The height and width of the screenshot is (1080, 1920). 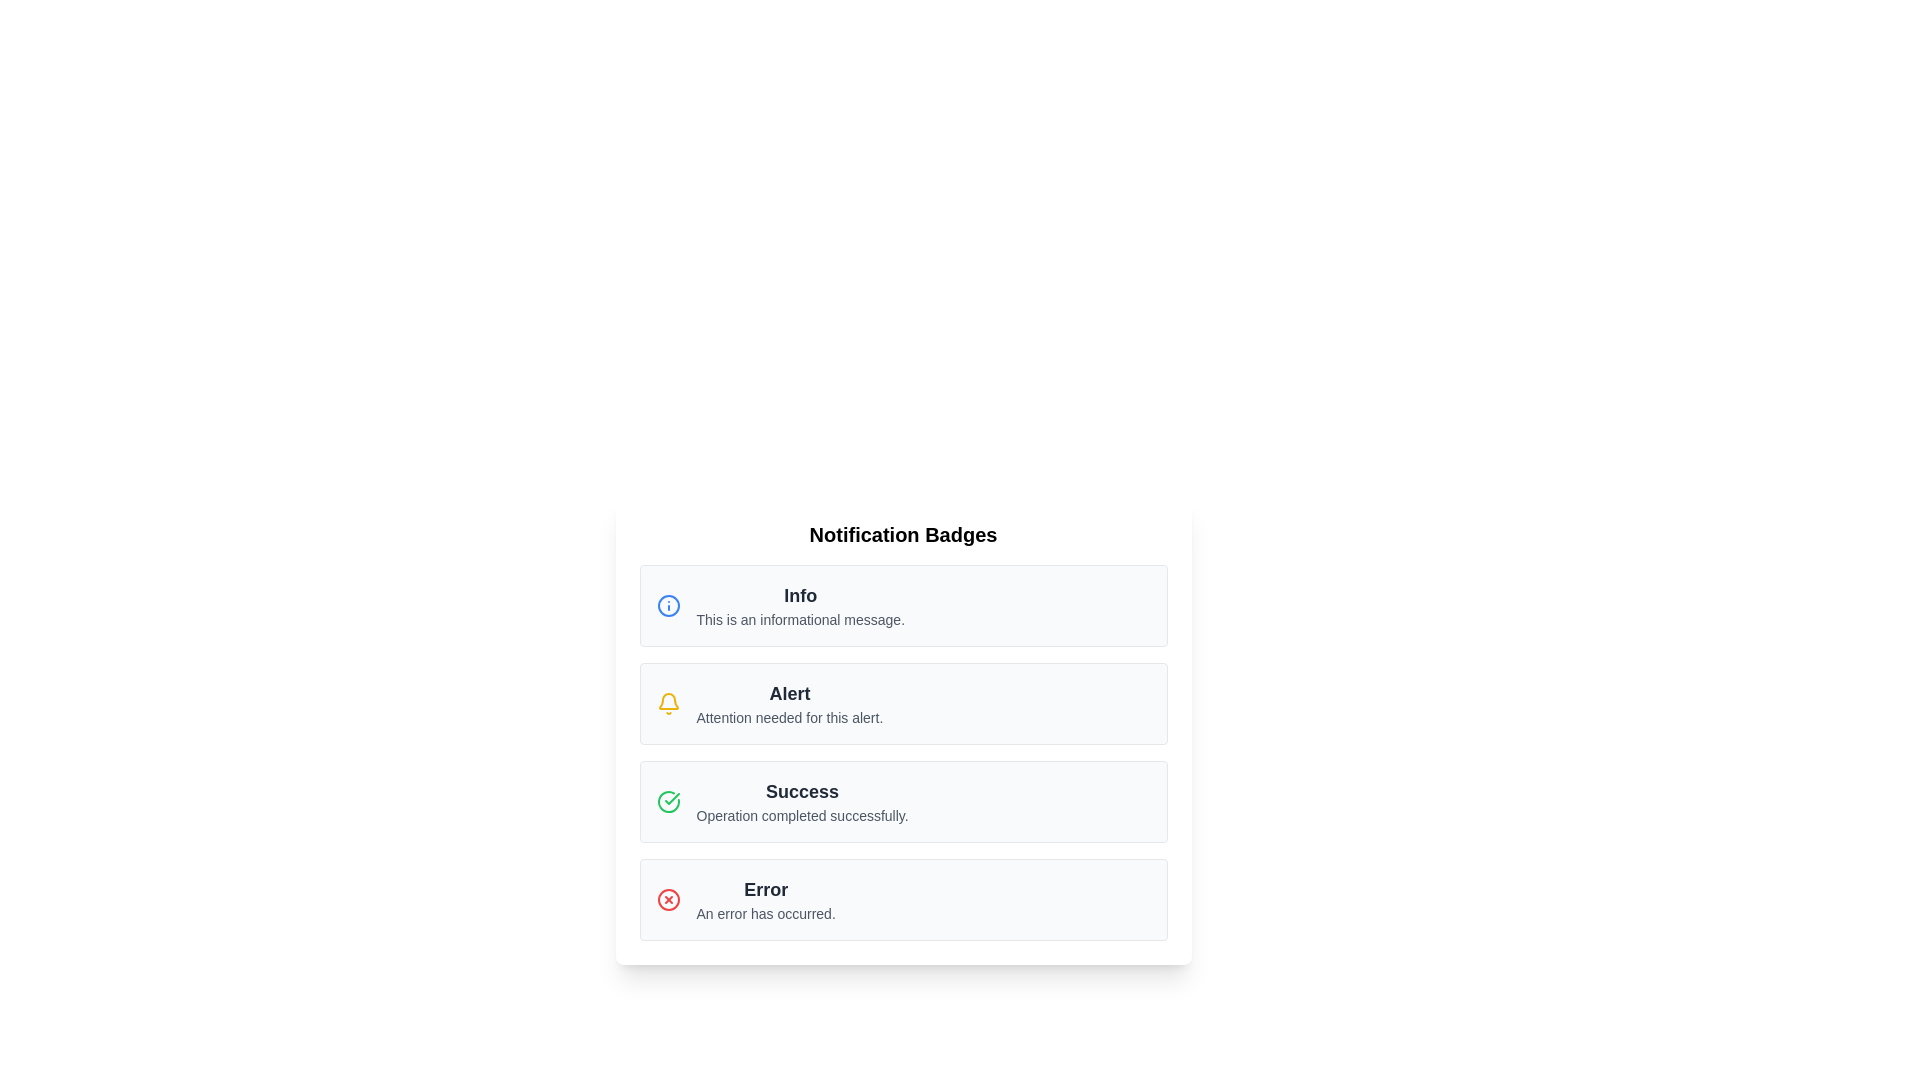 What do you see at coordinates (668, 703) in the screenshot?
I see `the alert notification icon located in the 'Alert' section, positioned above the text 'Attention needed for this alert.'` at bounding box center [668, 703].